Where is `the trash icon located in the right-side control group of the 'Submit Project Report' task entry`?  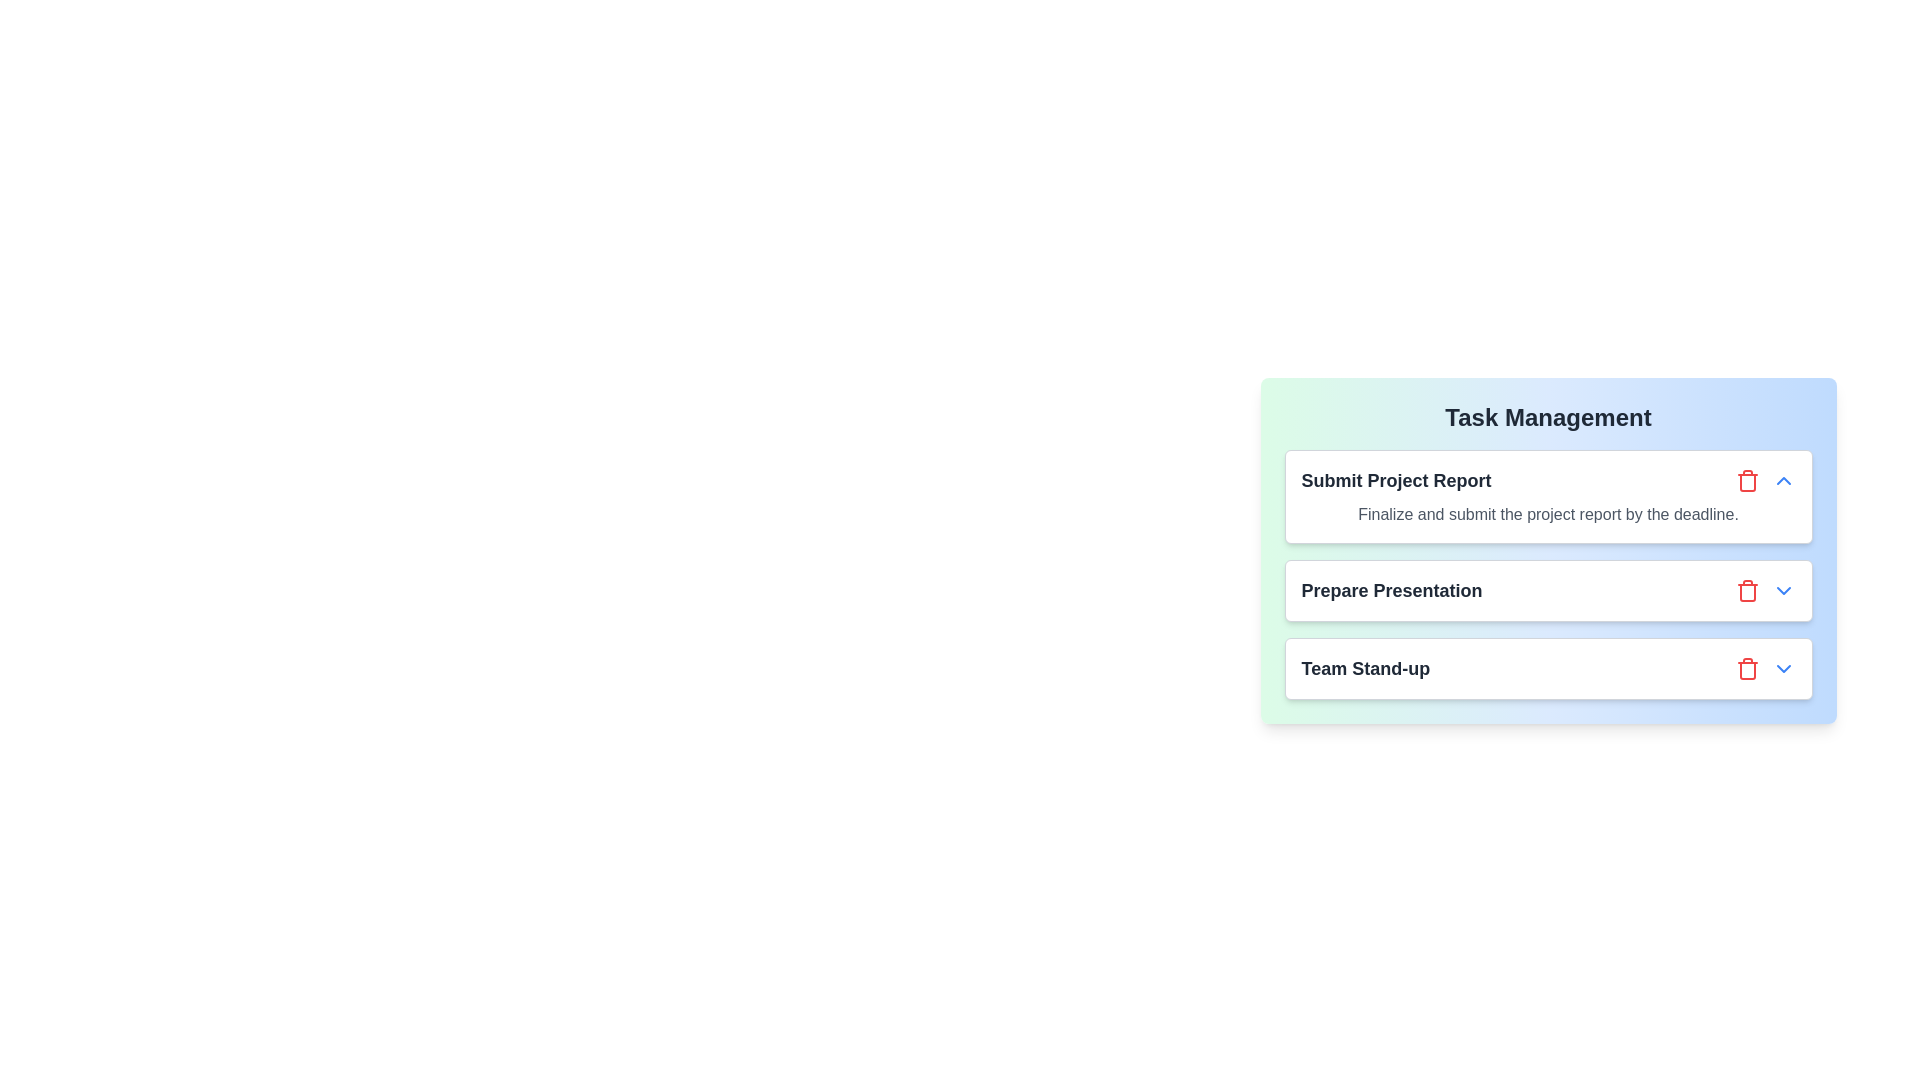
the trash icon located in the right-side control group of the 'Submit Project Report' task entry is located at coordinates (1765, 481).